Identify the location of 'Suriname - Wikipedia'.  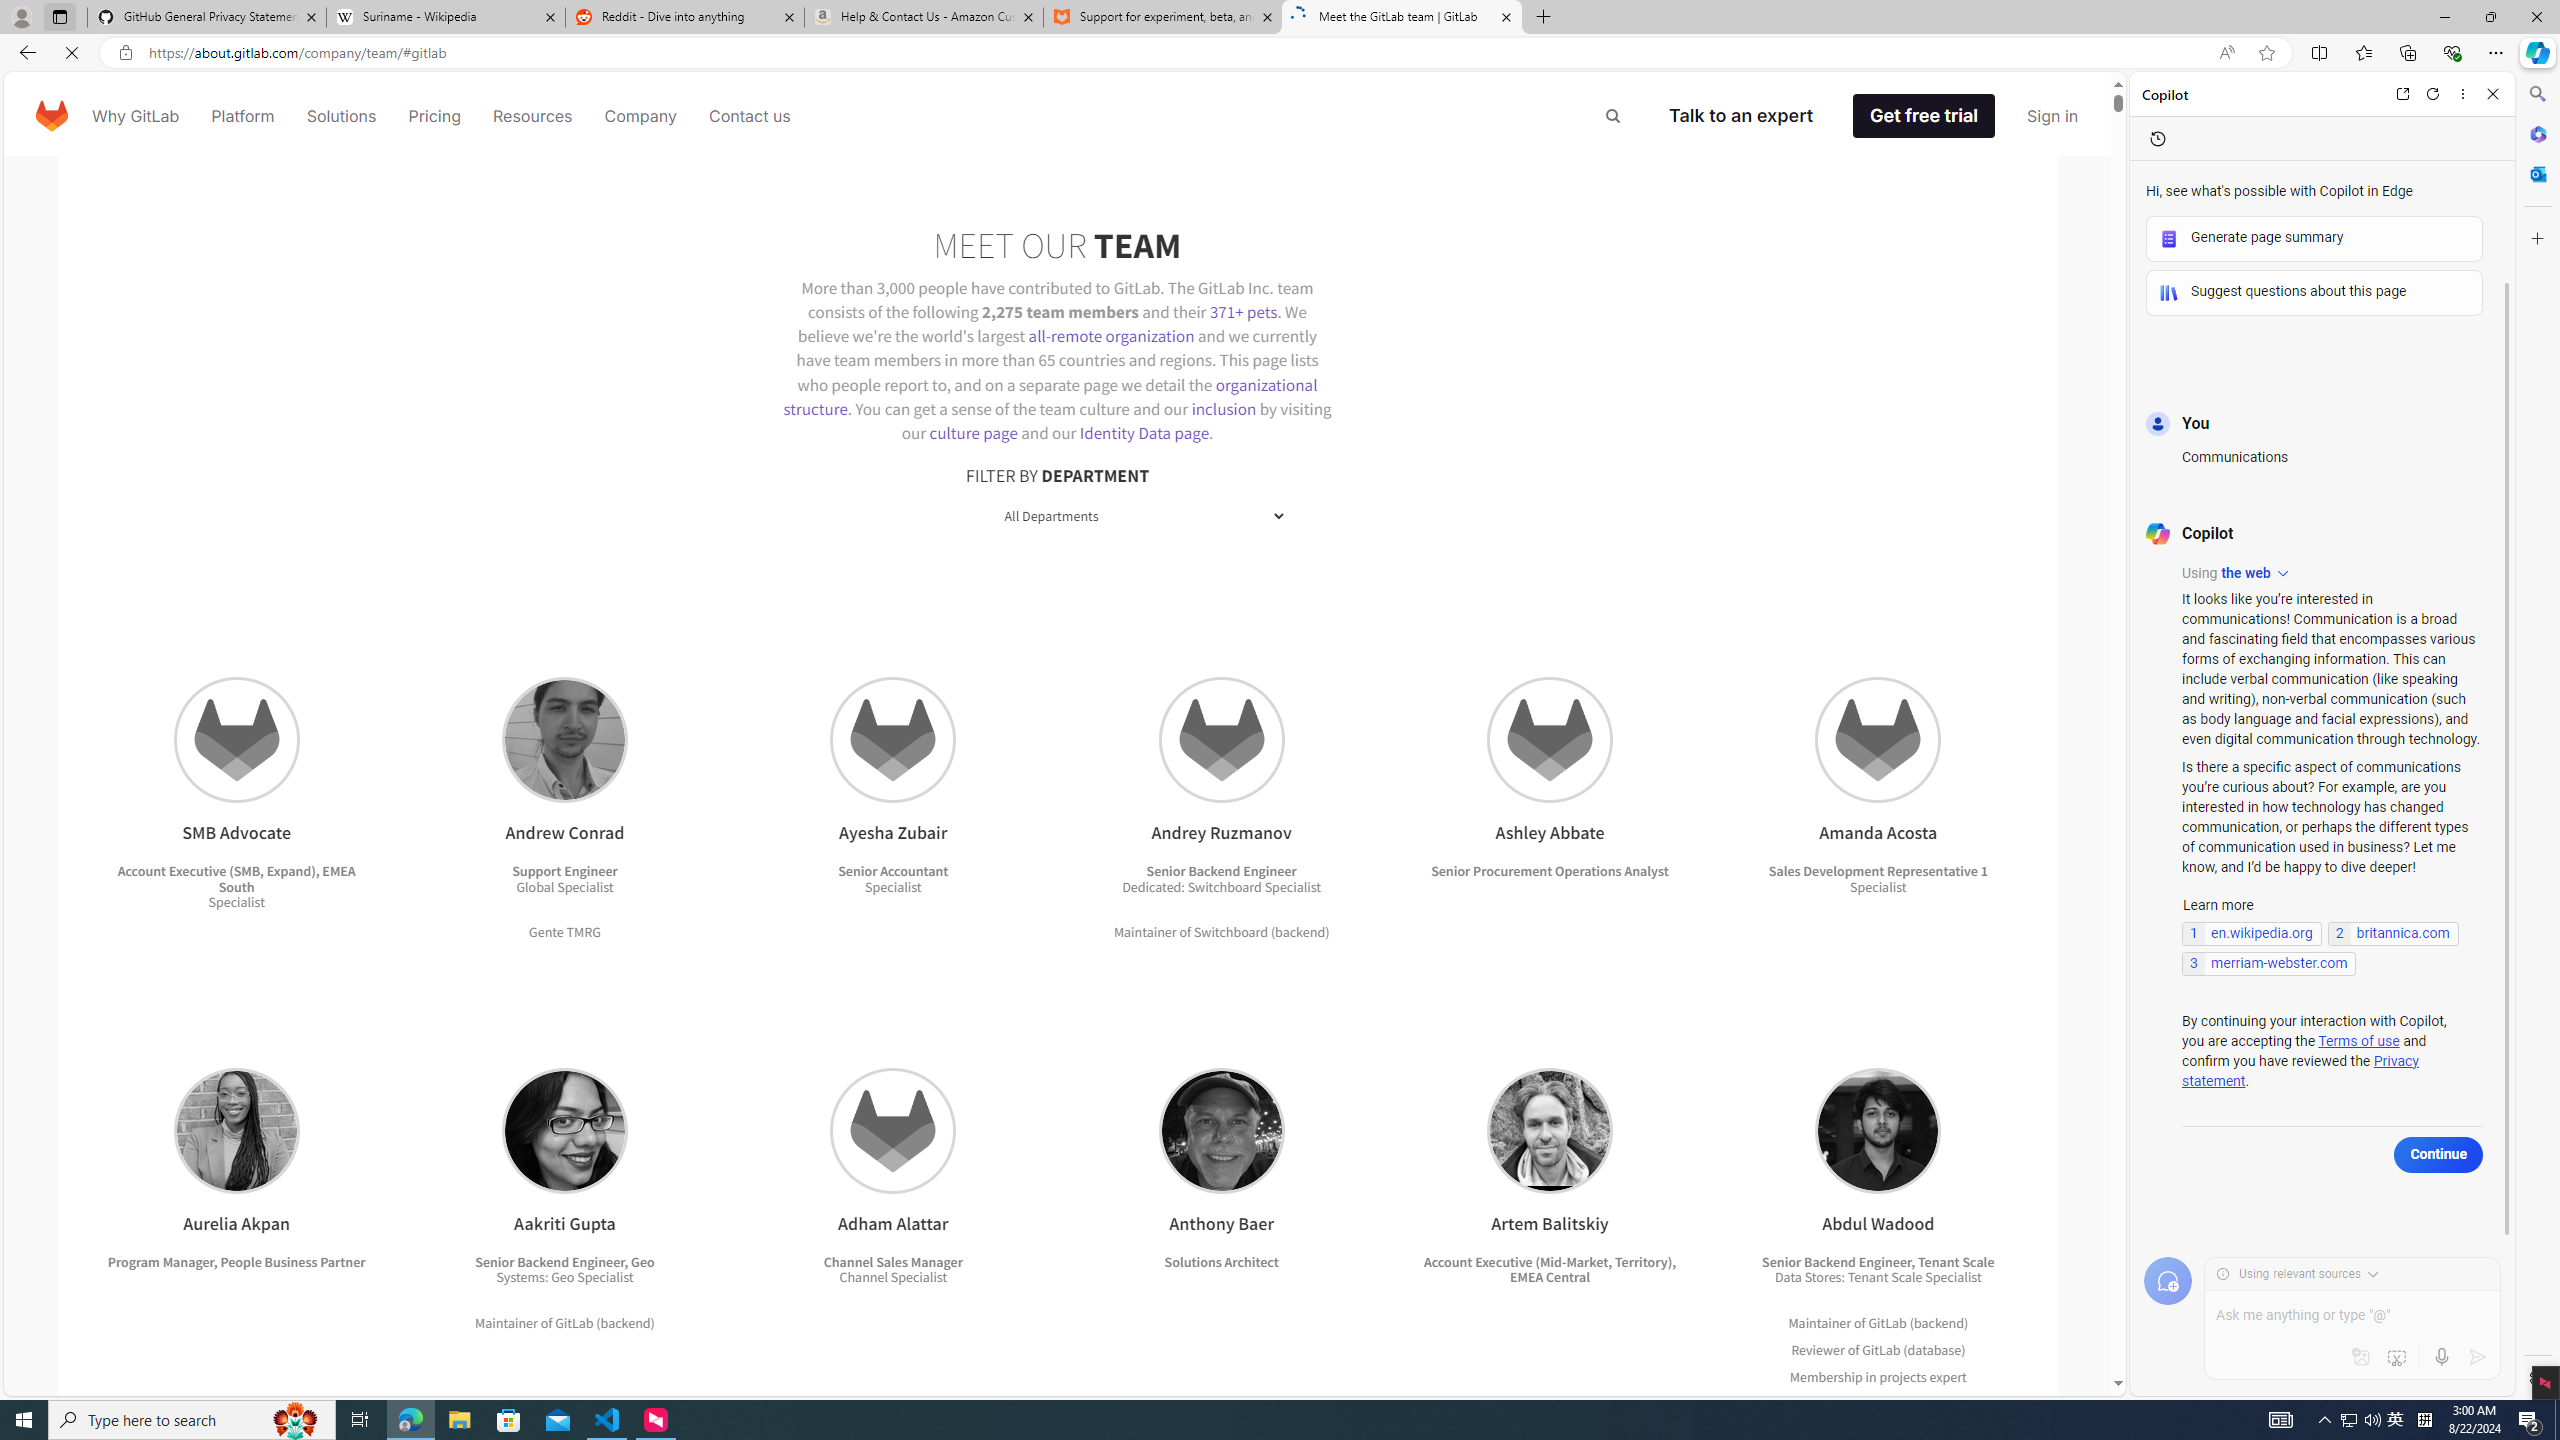
(444, 16).